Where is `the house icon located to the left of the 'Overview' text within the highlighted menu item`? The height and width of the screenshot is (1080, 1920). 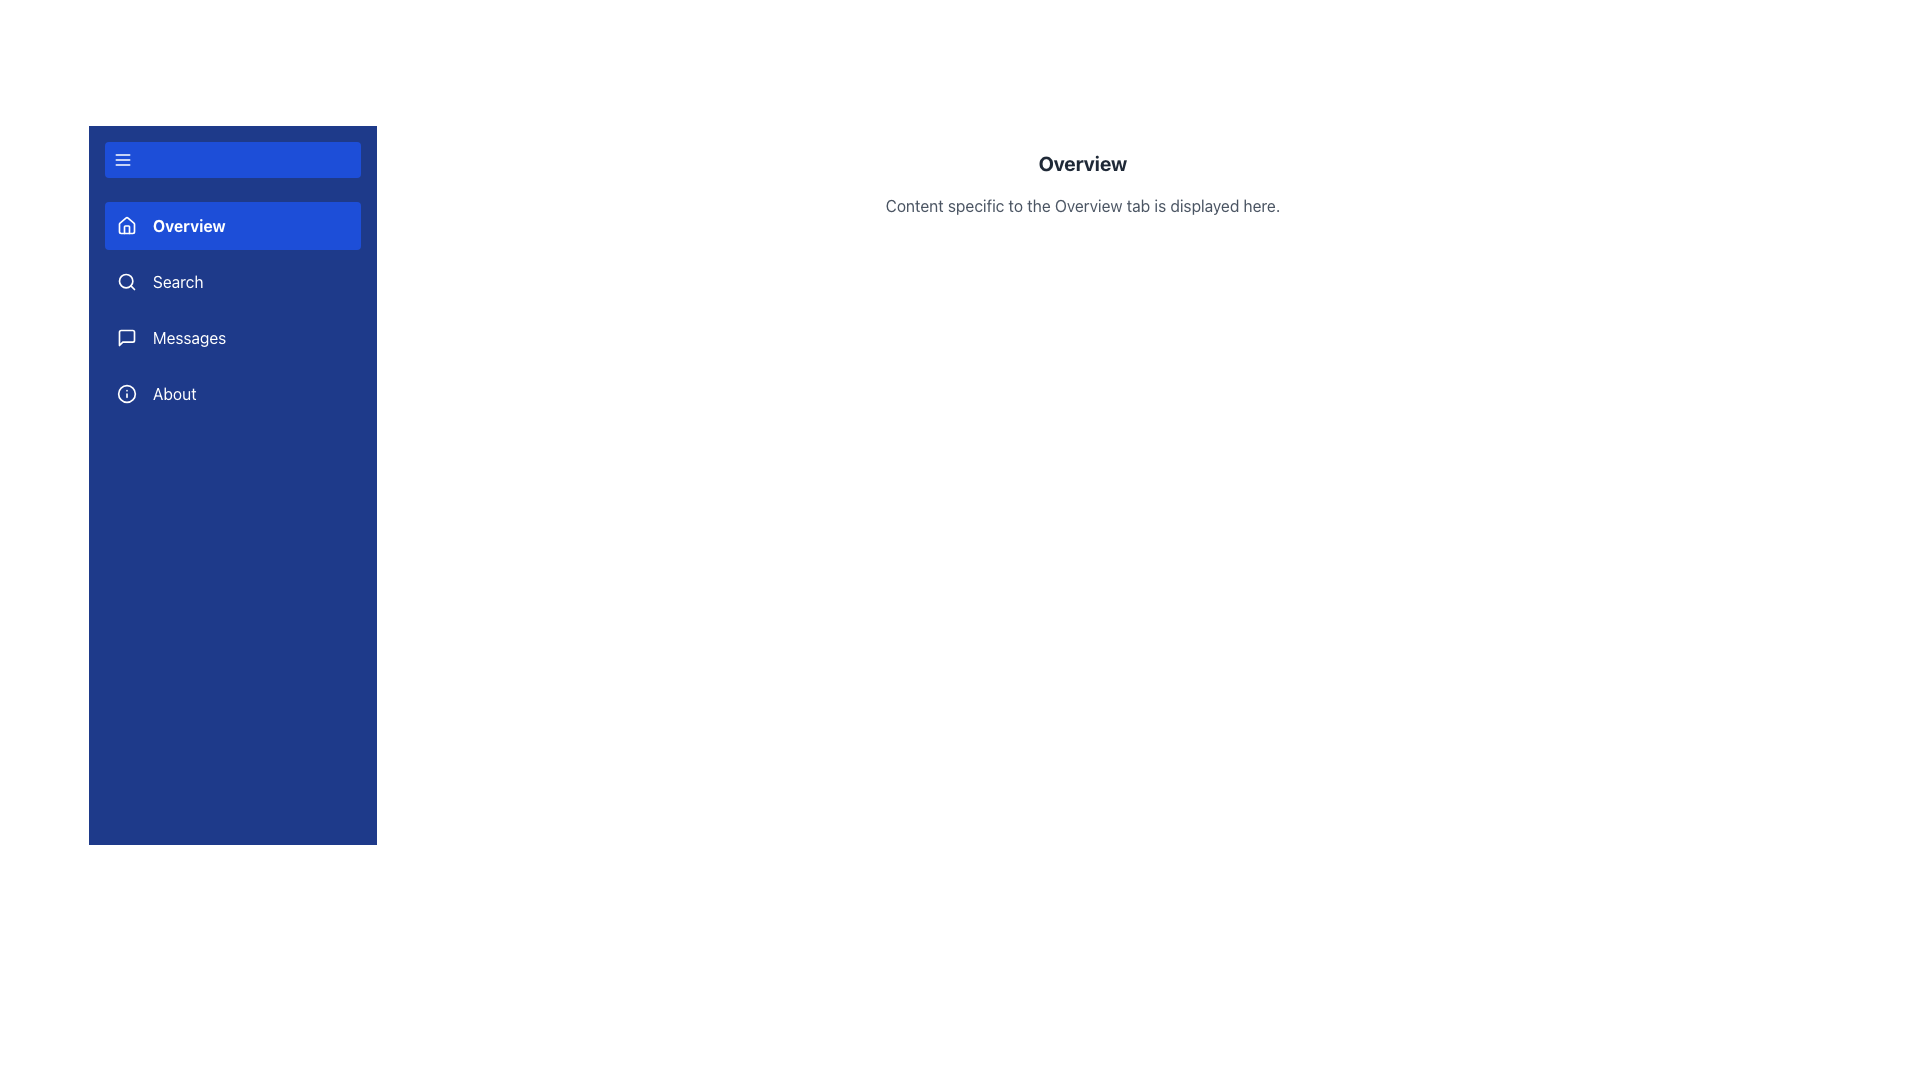 the house icon located to the left of the 'Overview' text within the highlighted menu item is located at coordinates (125, 225).